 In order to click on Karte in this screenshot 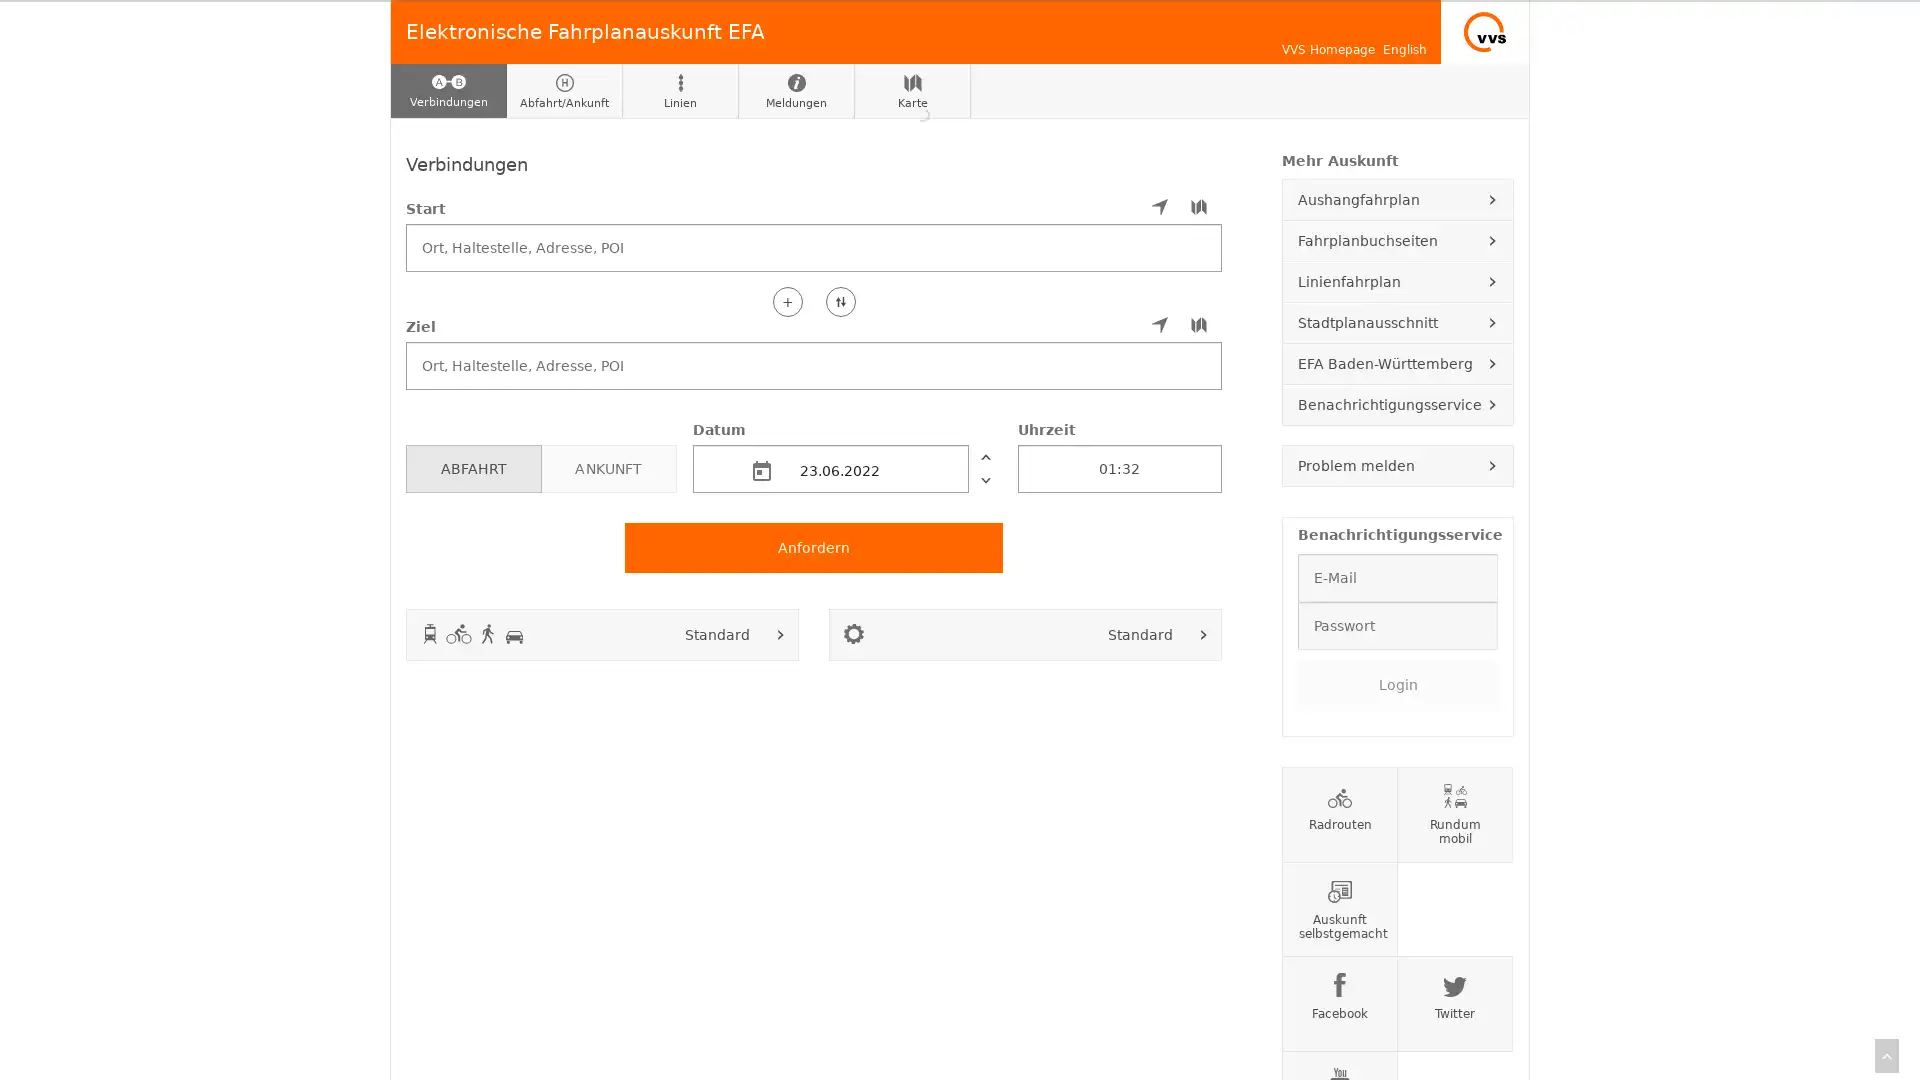, I will do `click(911, 91)`.